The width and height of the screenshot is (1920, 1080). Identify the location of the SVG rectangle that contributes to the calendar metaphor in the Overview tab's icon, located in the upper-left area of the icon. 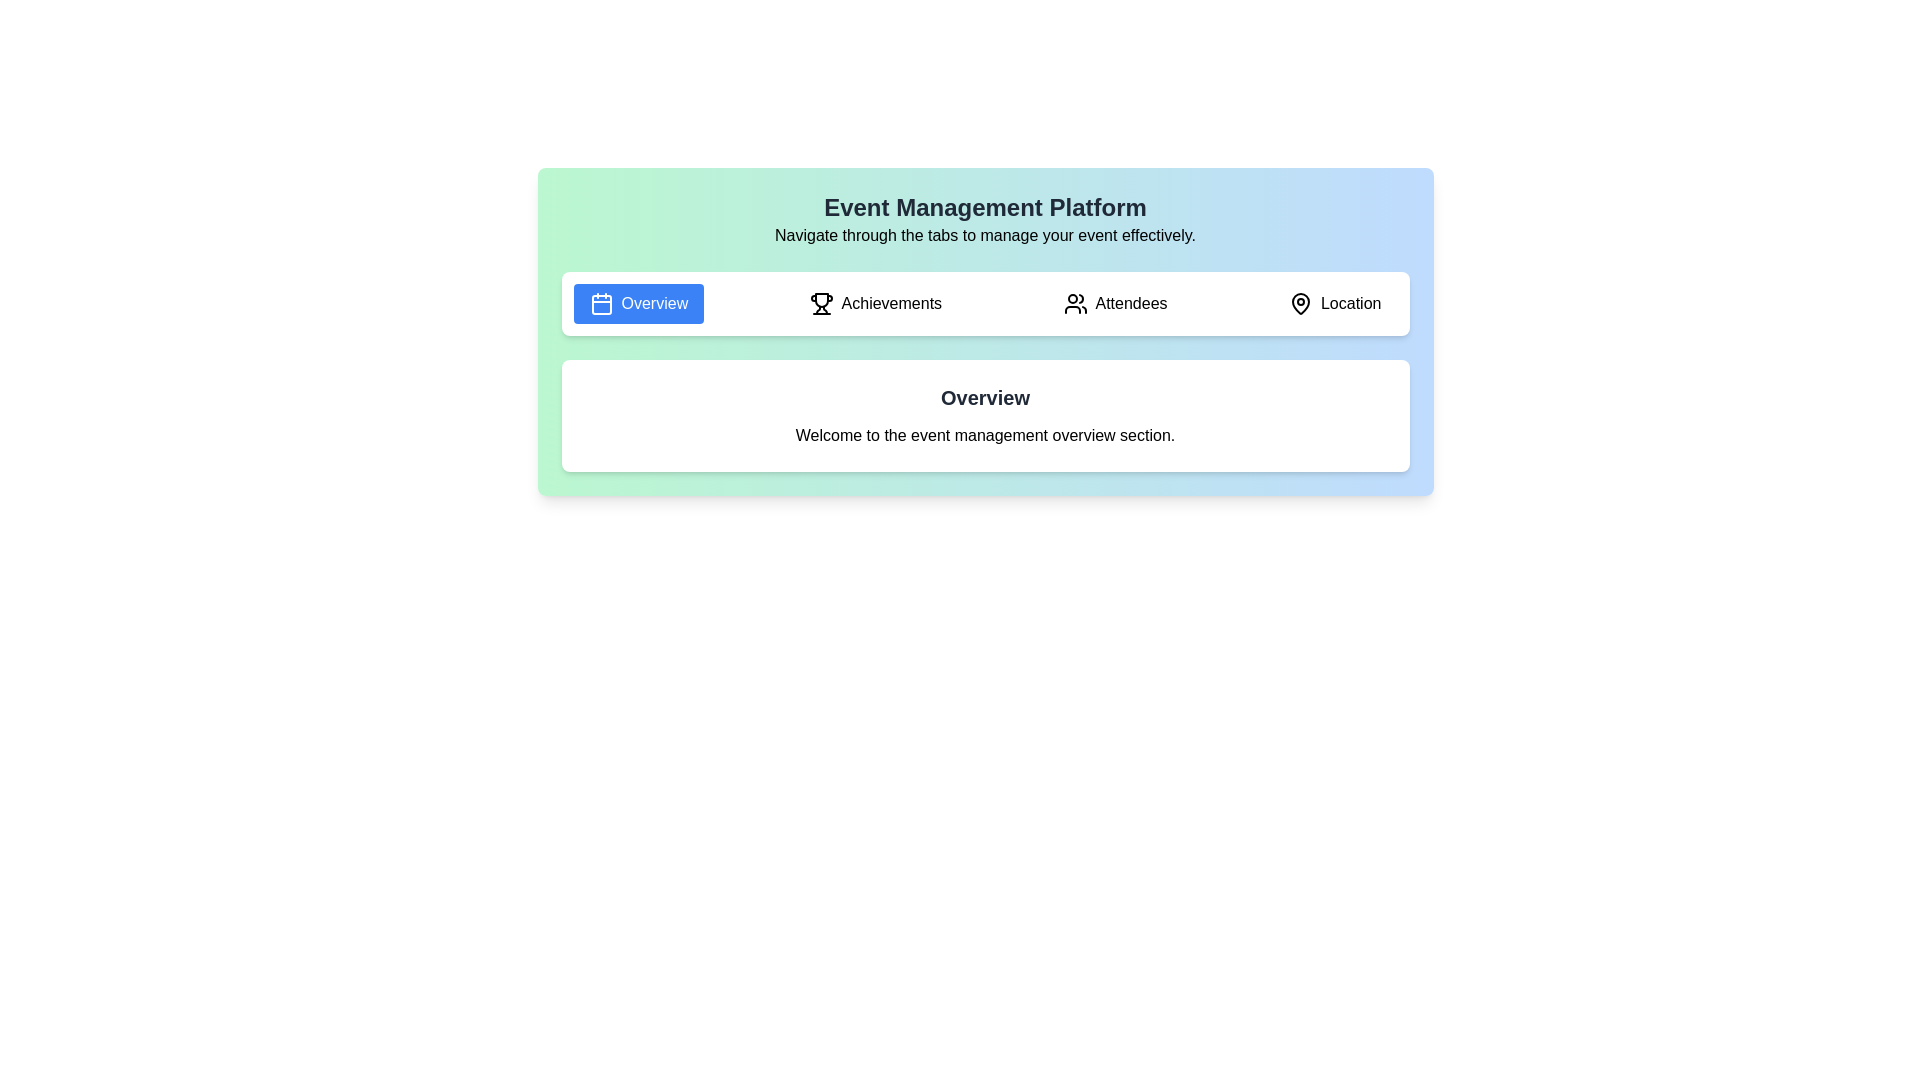
(600, 304).